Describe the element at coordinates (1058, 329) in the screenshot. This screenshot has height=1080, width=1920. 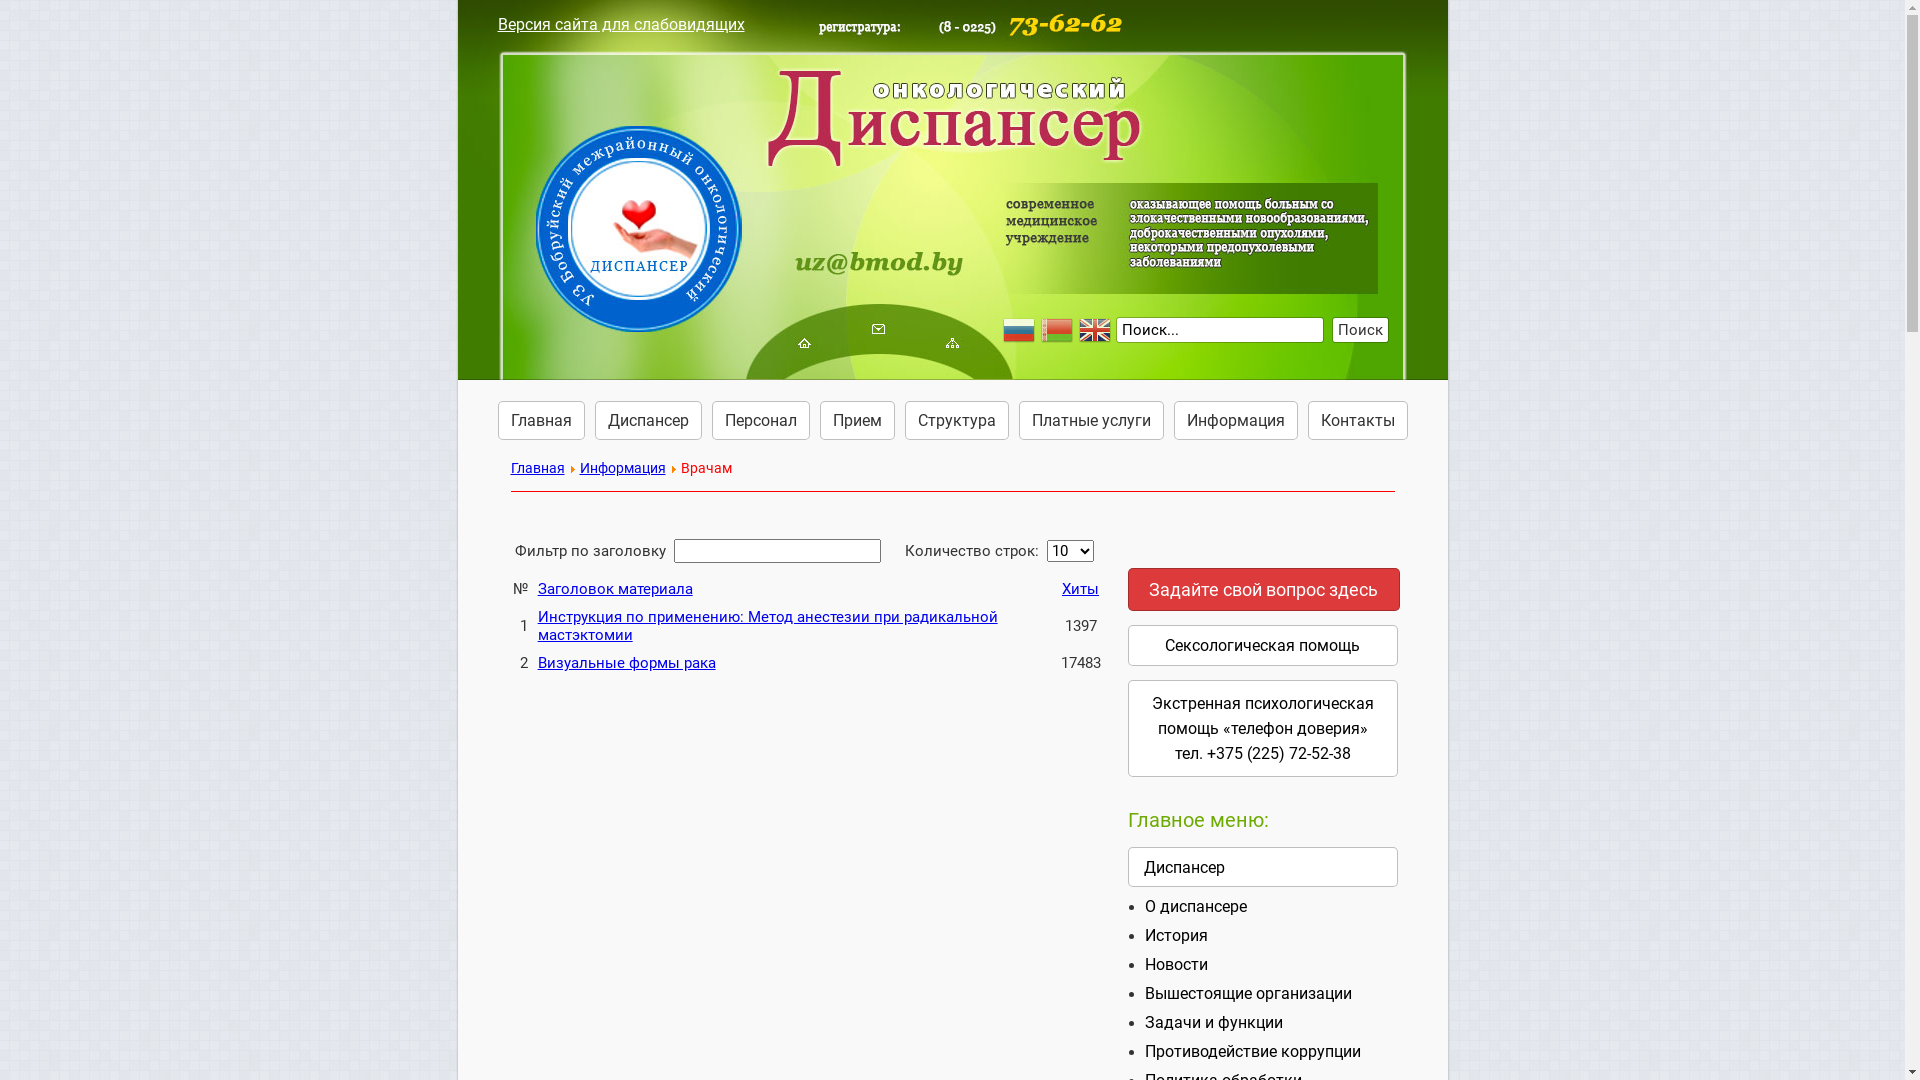
I see `'Belarusian'` at that location.